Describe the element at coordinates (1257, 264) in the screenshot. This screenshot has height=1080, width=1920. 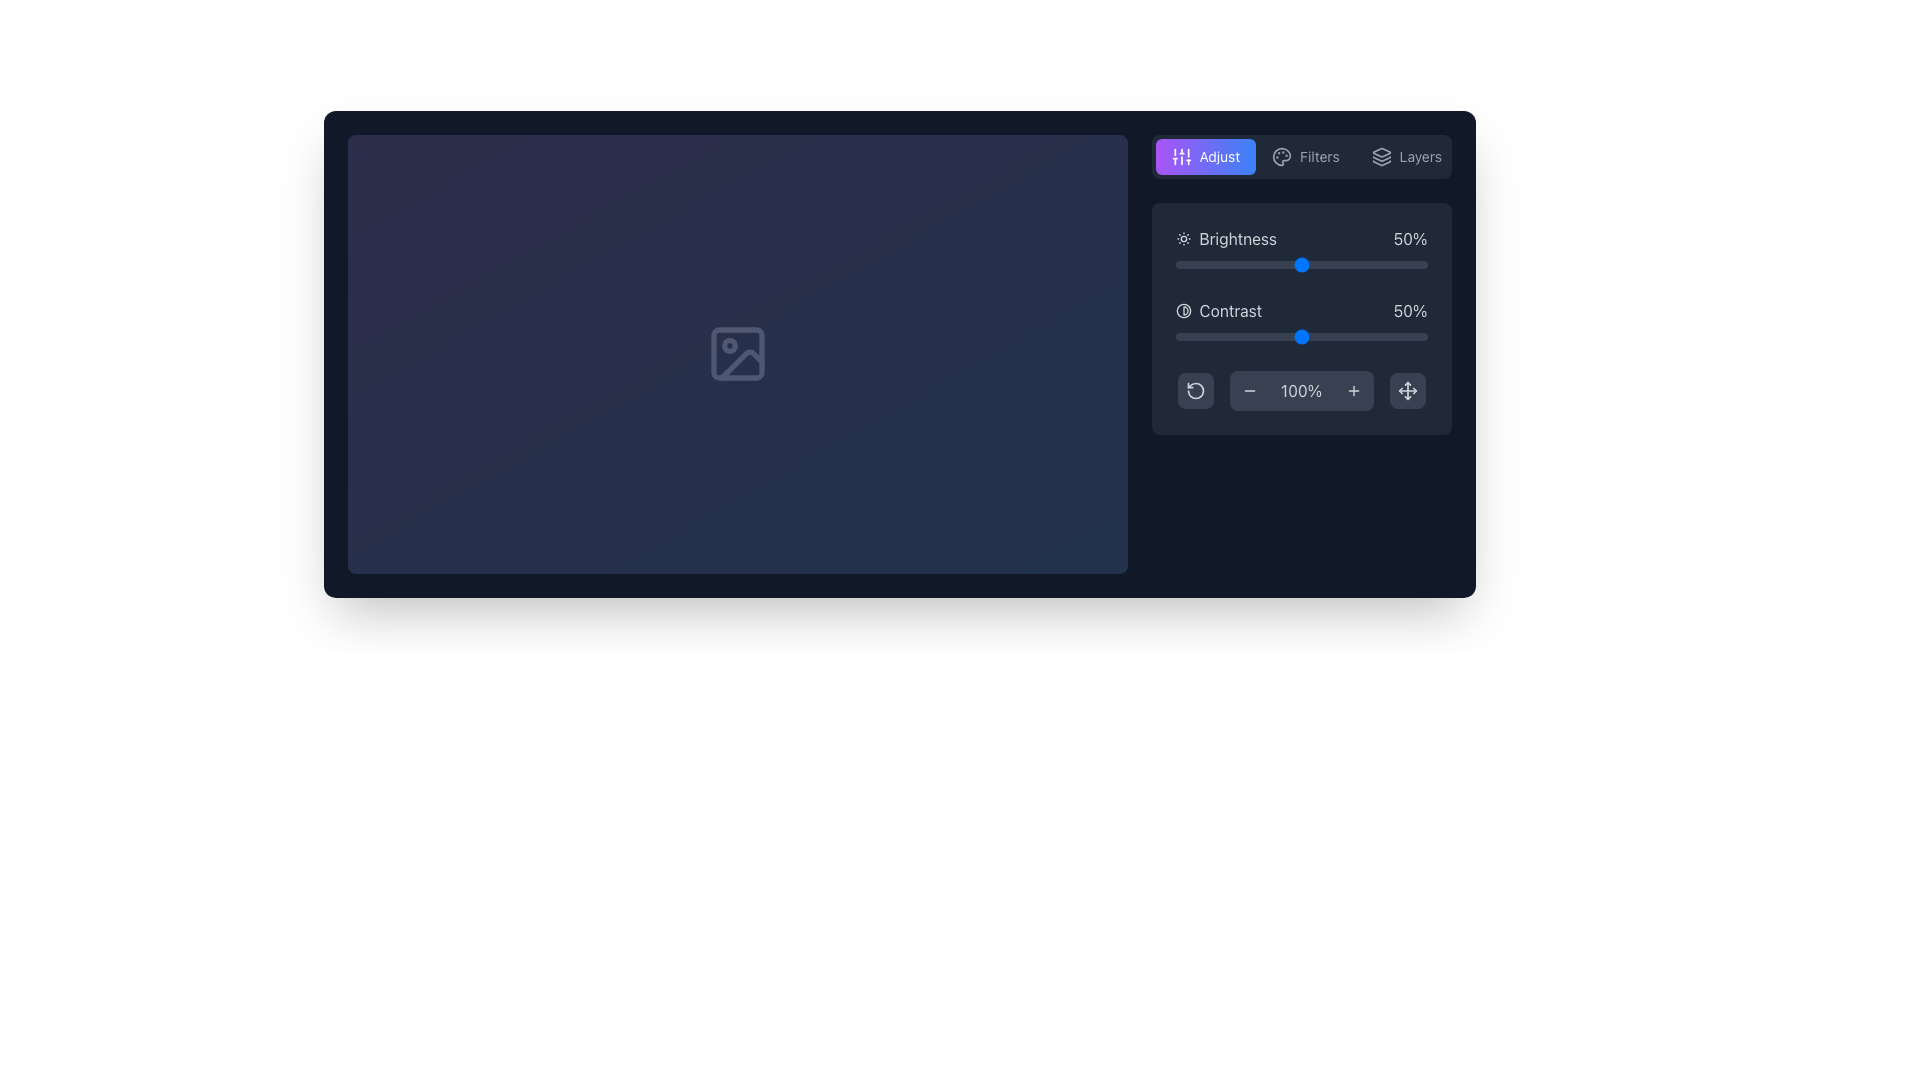
I see `the slider value` at that location.